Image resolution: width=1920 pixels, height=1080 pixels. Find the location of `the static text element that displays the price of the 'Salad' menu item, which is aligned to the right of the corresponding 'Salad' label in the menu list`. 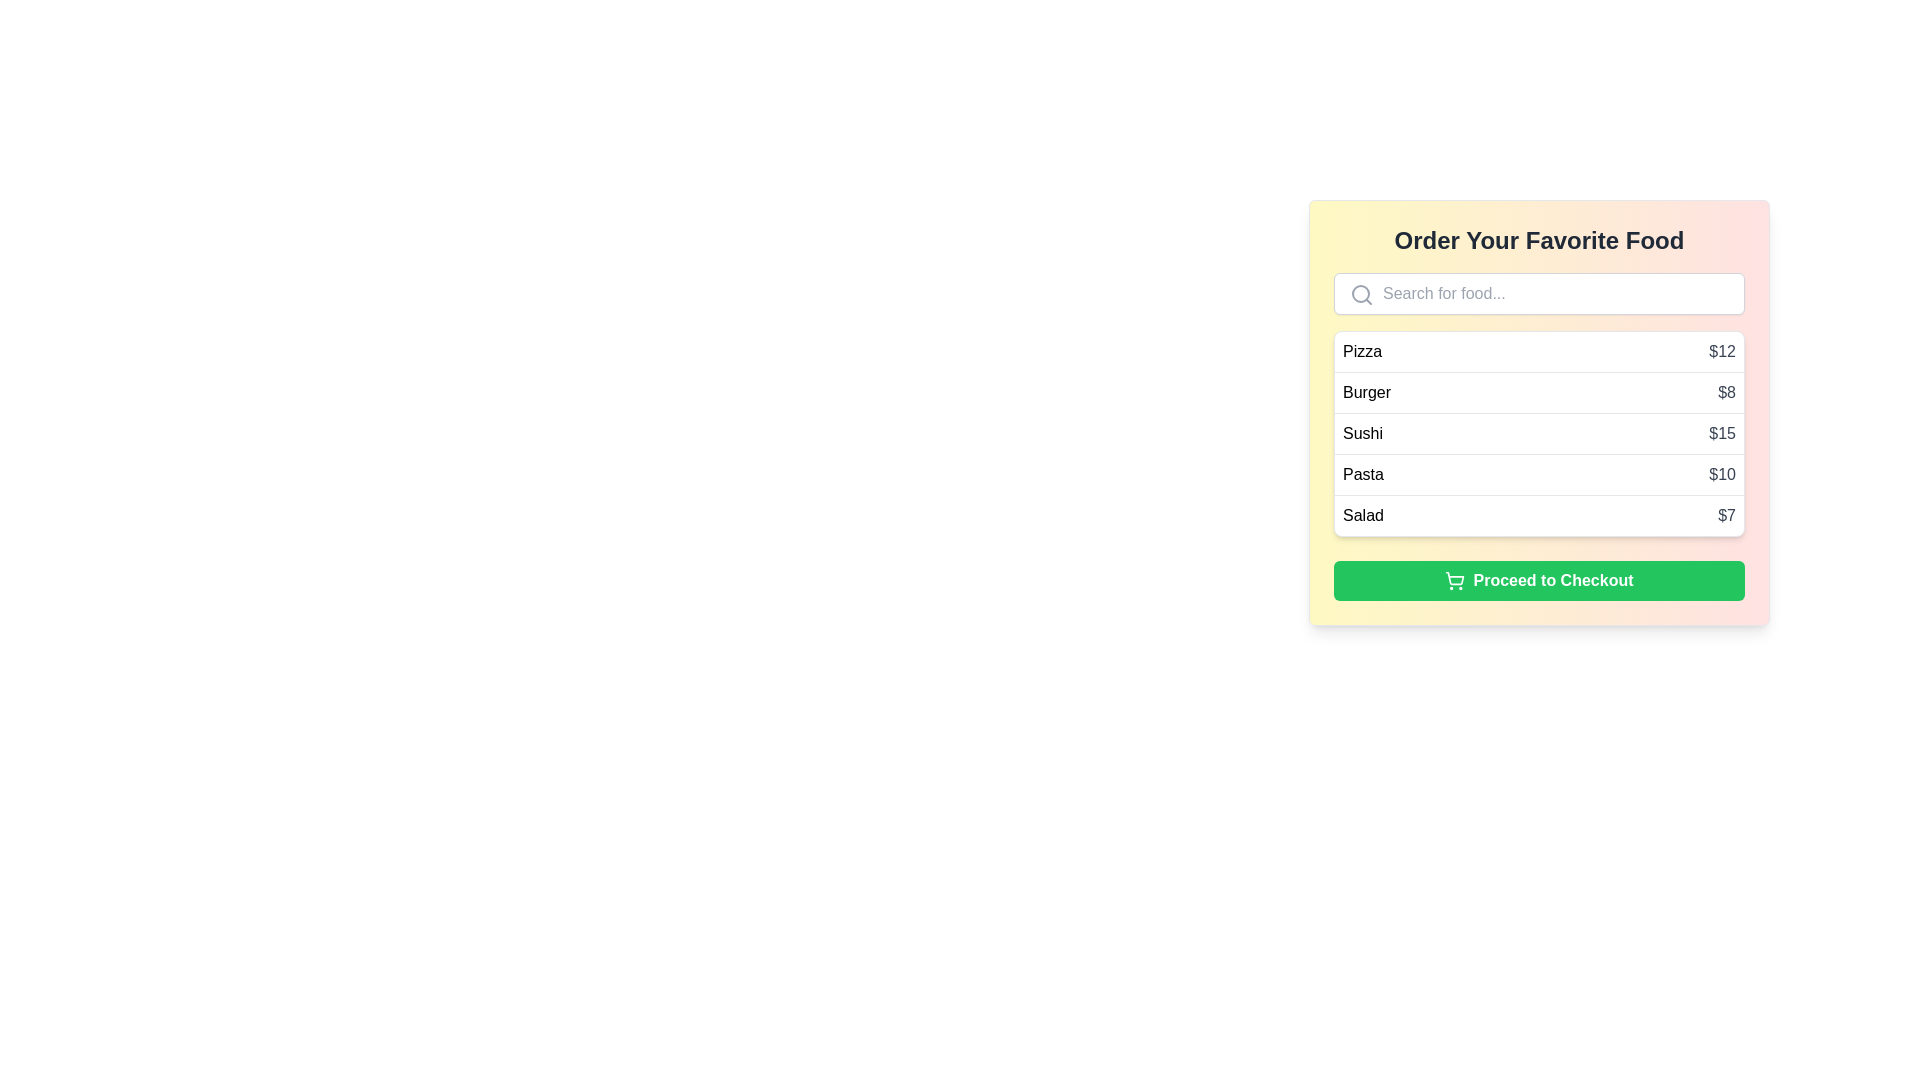

the static text element that displays the price of the 'Salad' menu item, which is aligned to the right of the corresponding 'Salad' label in the menu list is located at coordinates (1726, 515).